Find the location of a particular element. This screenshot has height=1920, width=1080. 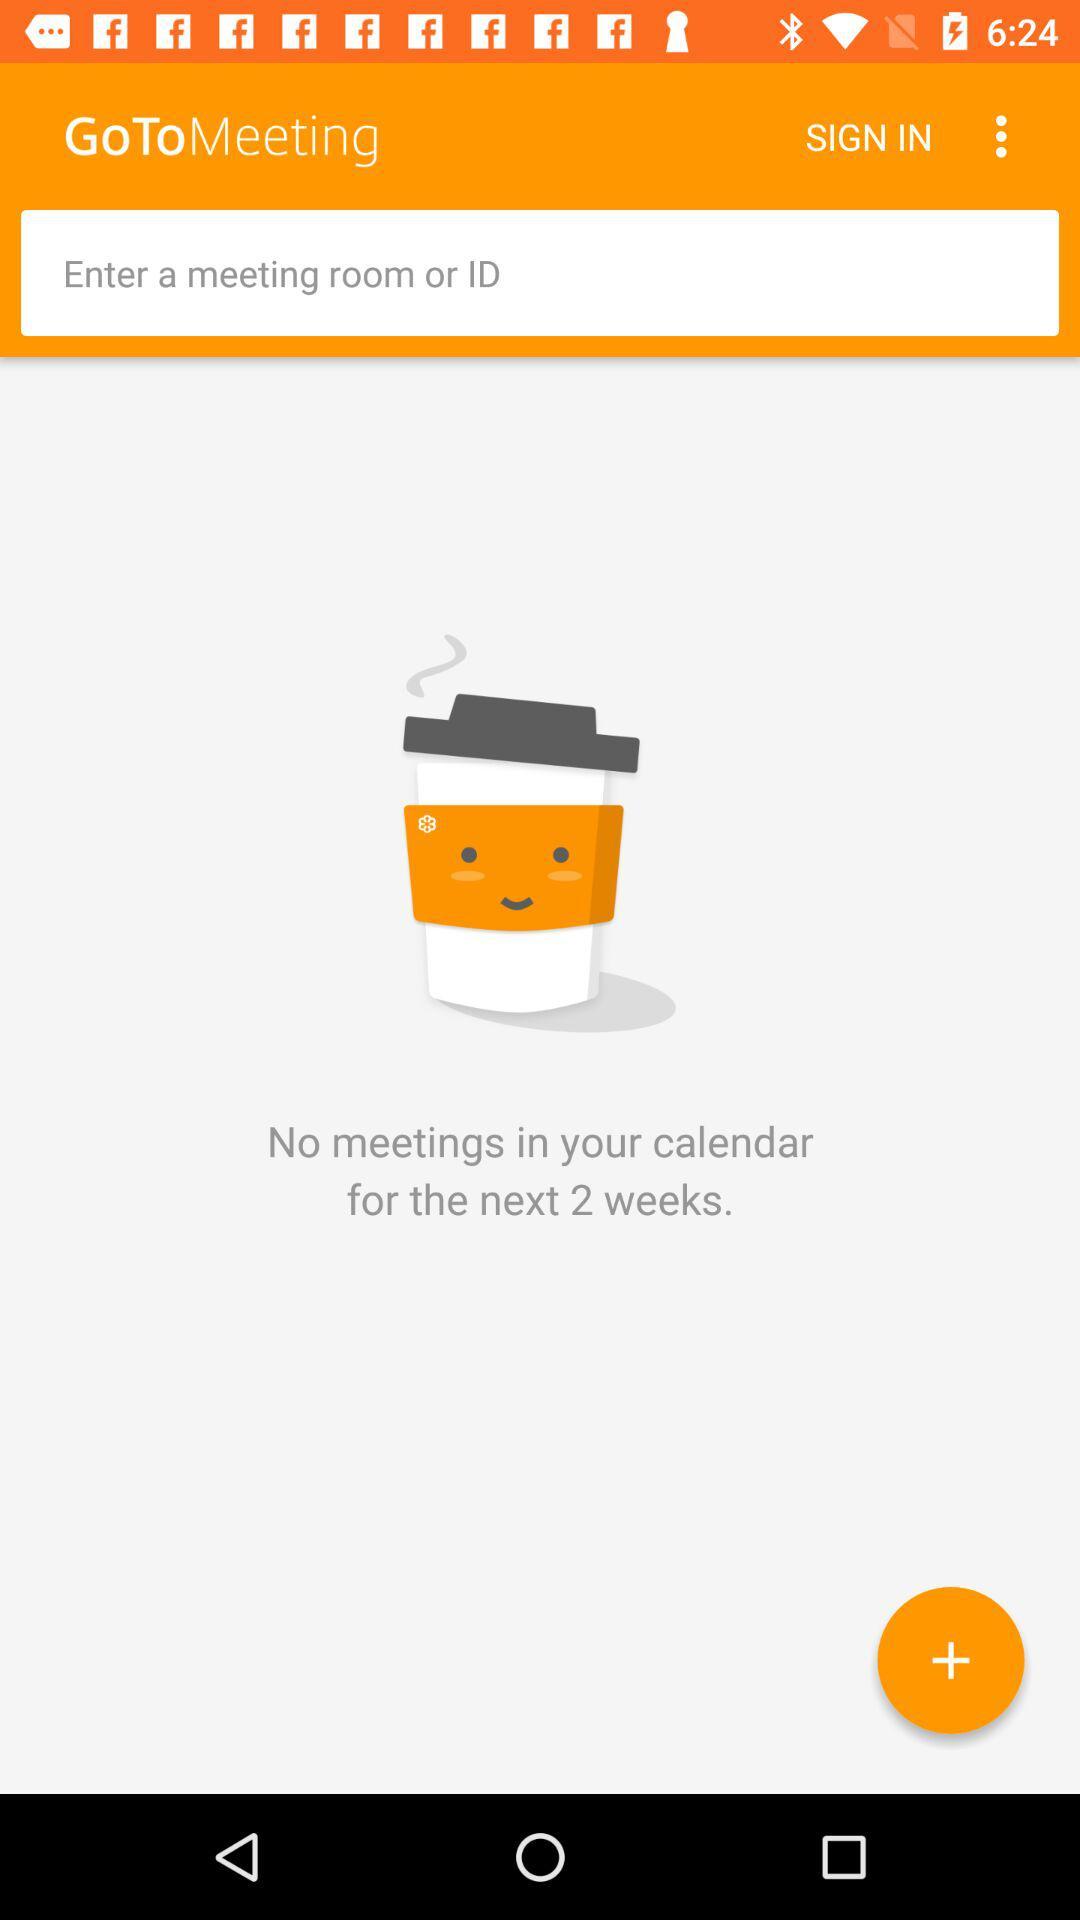

item to the right of the sign in icon is located at coordinates (1006, 135).